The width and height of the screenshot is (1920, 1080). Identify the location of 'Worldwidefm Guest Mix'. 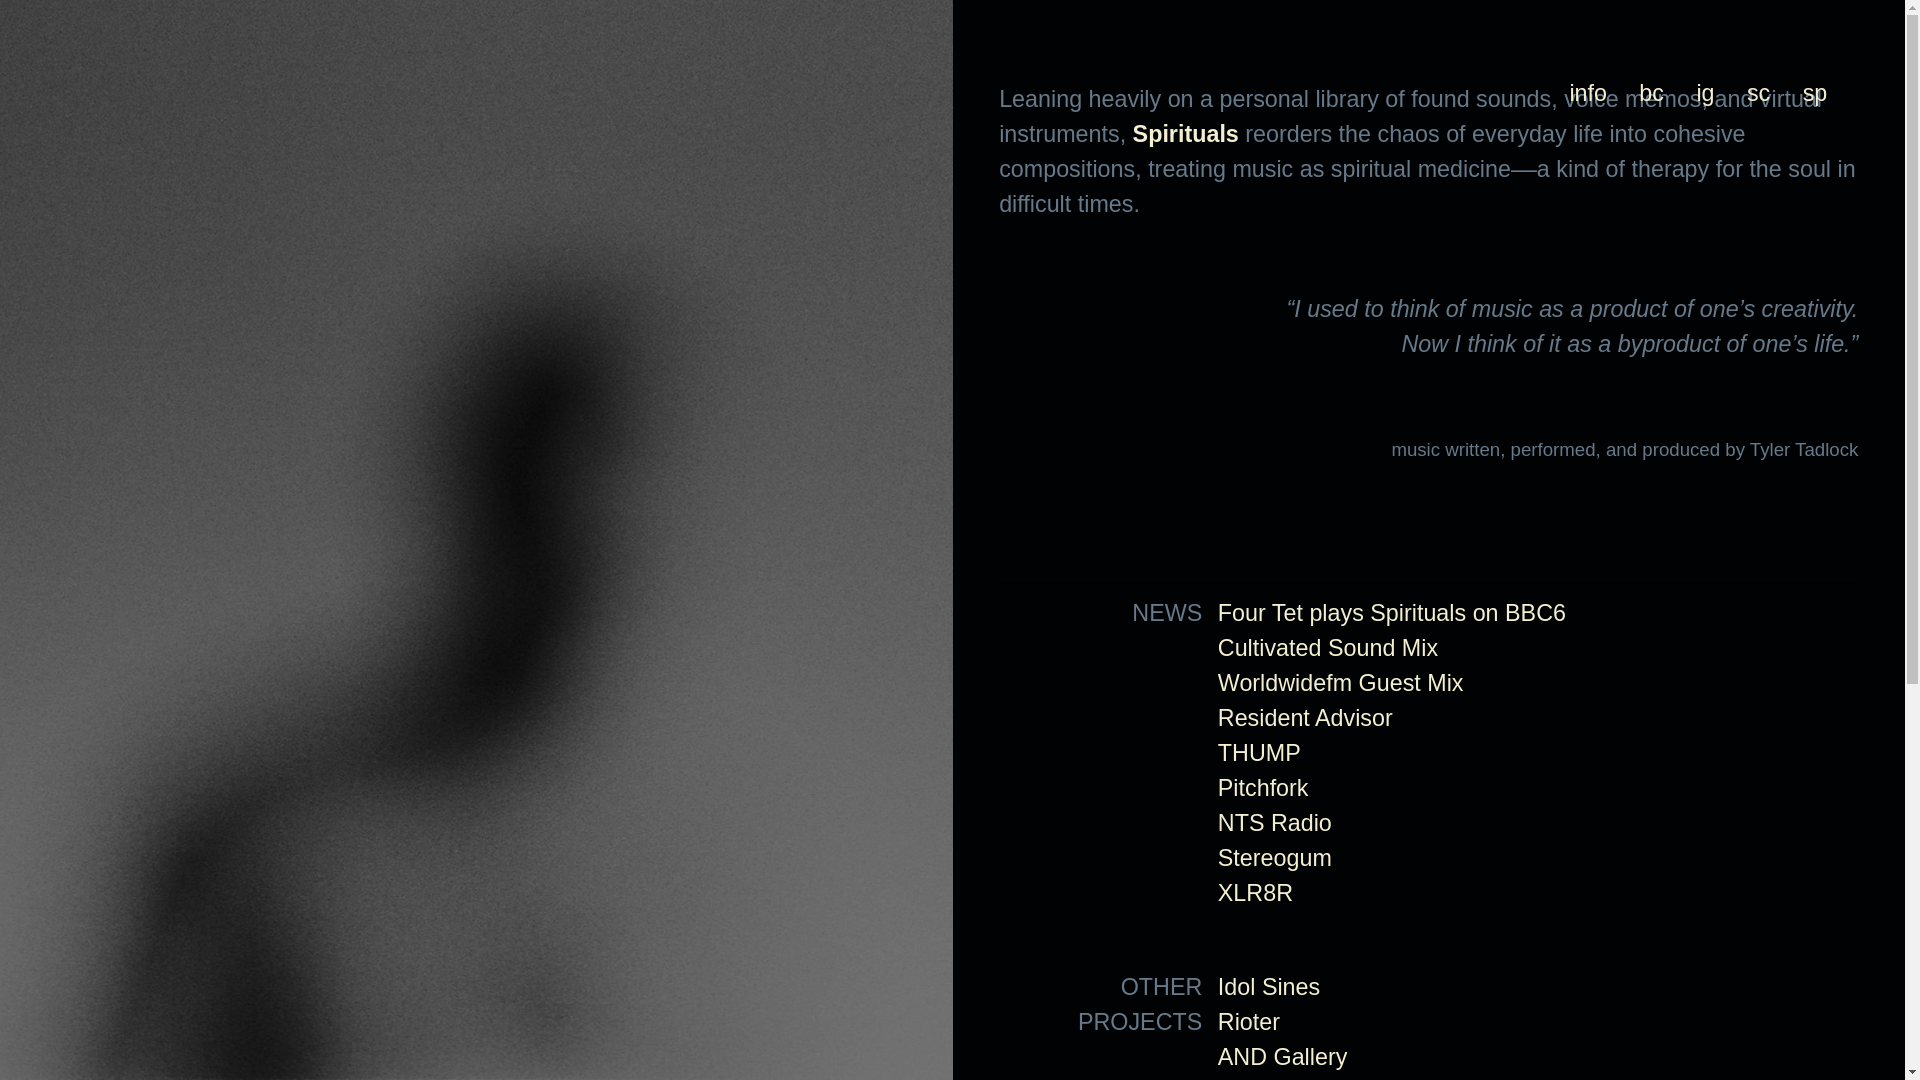
(1340, 682).